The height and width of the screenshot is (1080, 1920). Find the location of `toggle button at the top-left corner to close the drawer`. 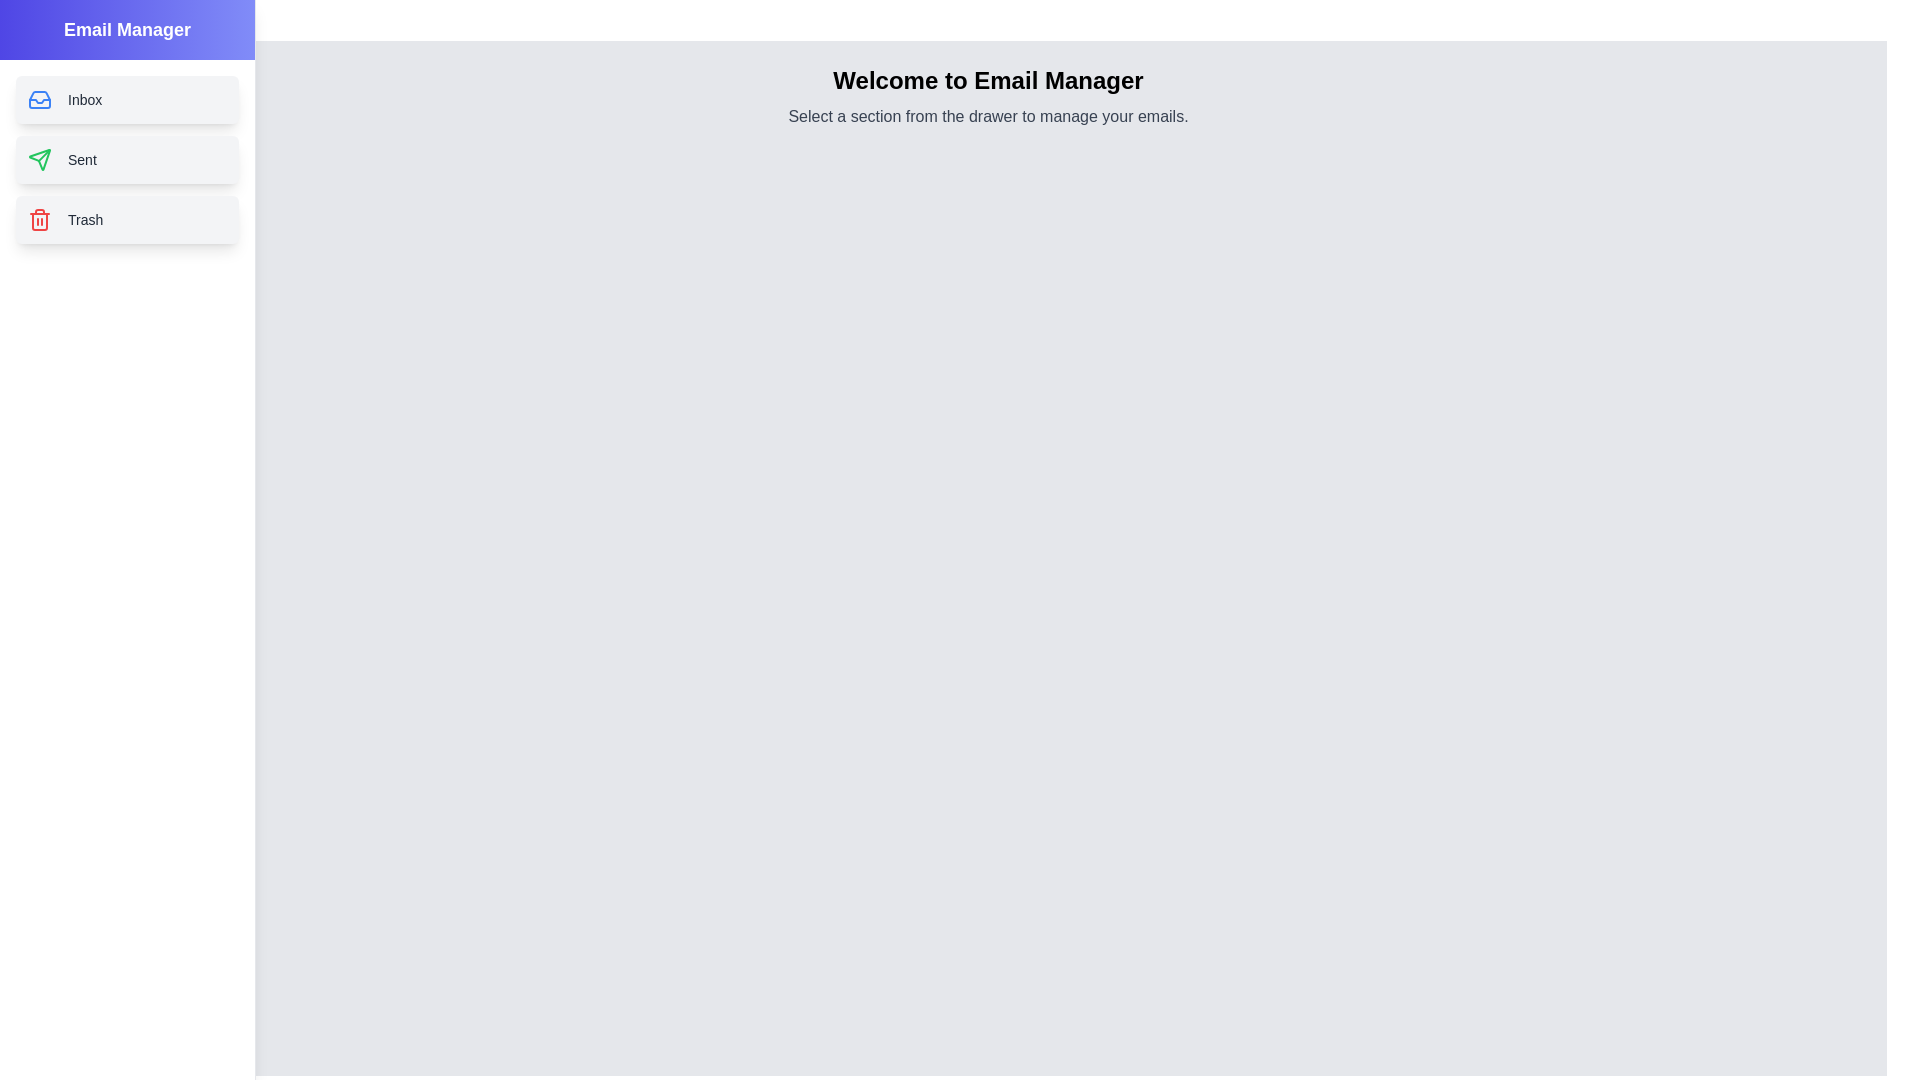

toggle button at the top-left corner to close the drawer is located at coordinates (33, 34).